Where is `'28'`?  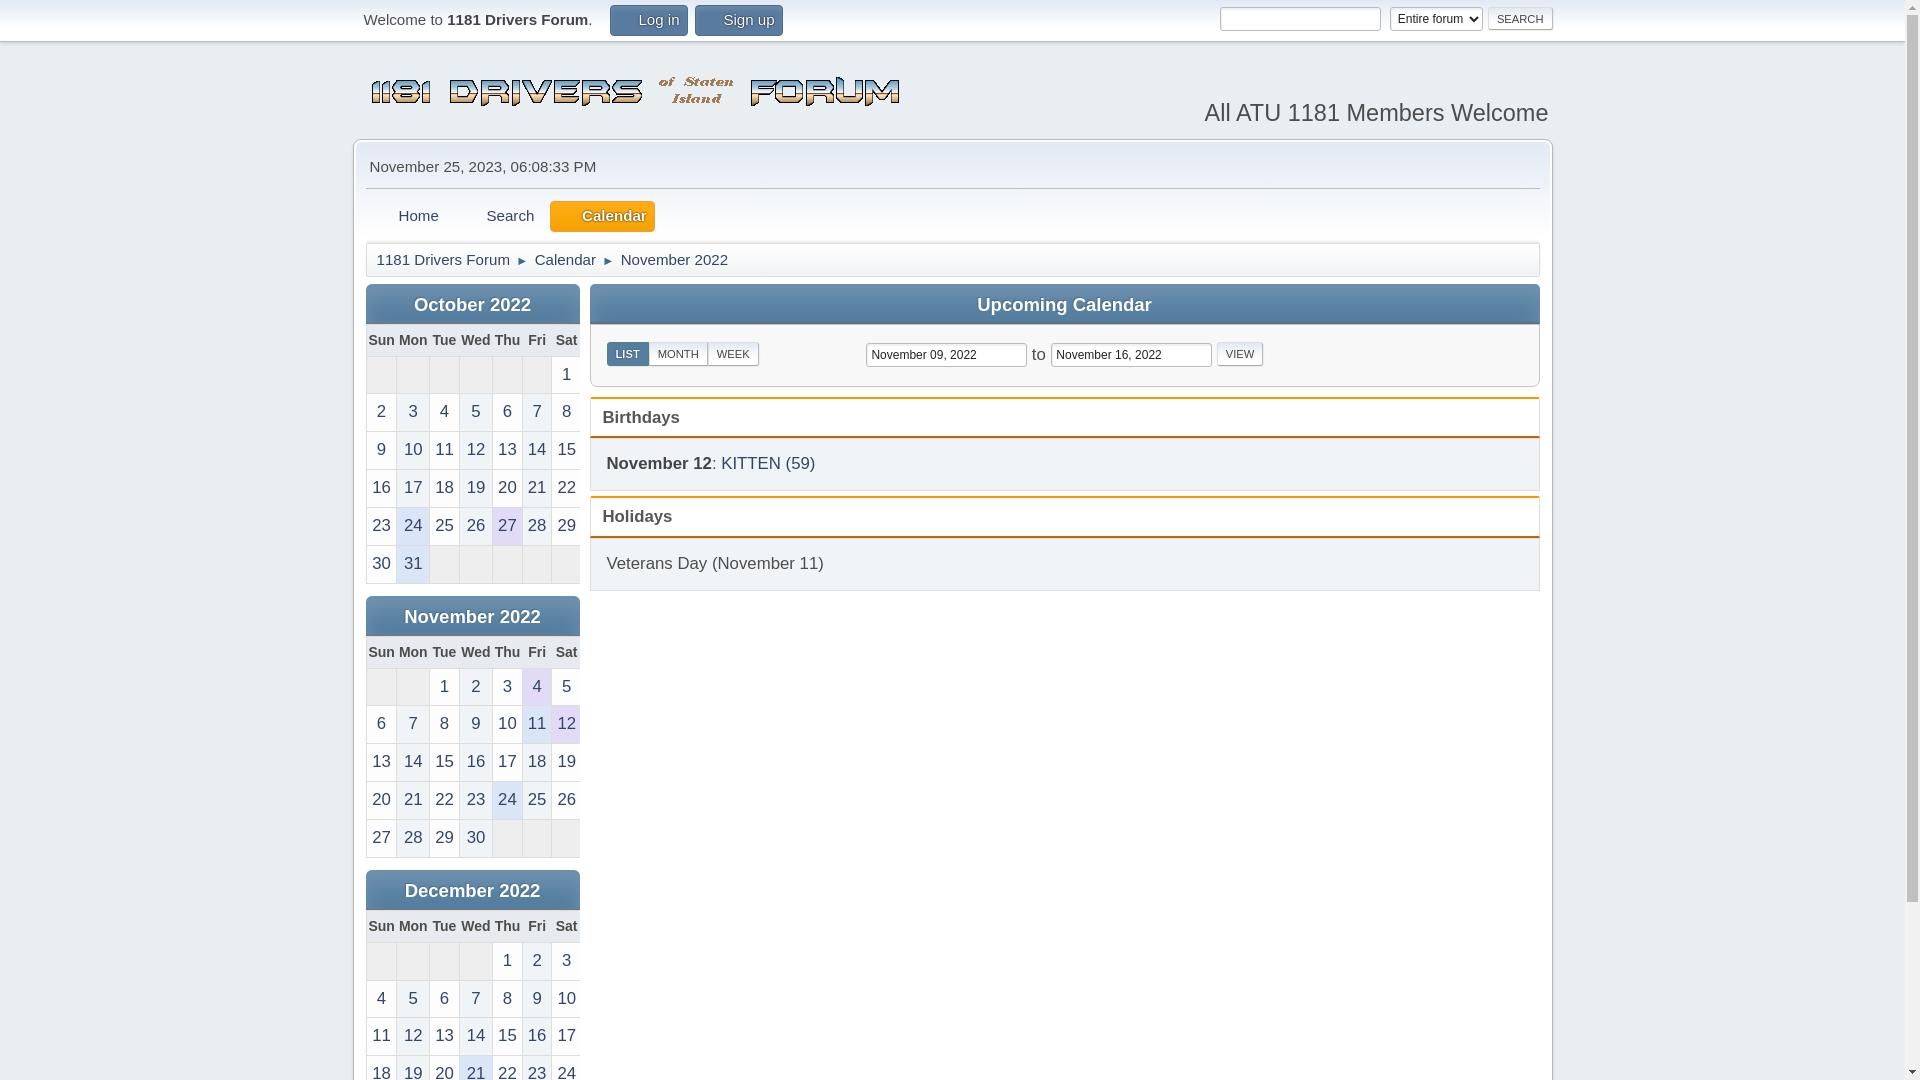
'28' is located at coordinates (397, 838).